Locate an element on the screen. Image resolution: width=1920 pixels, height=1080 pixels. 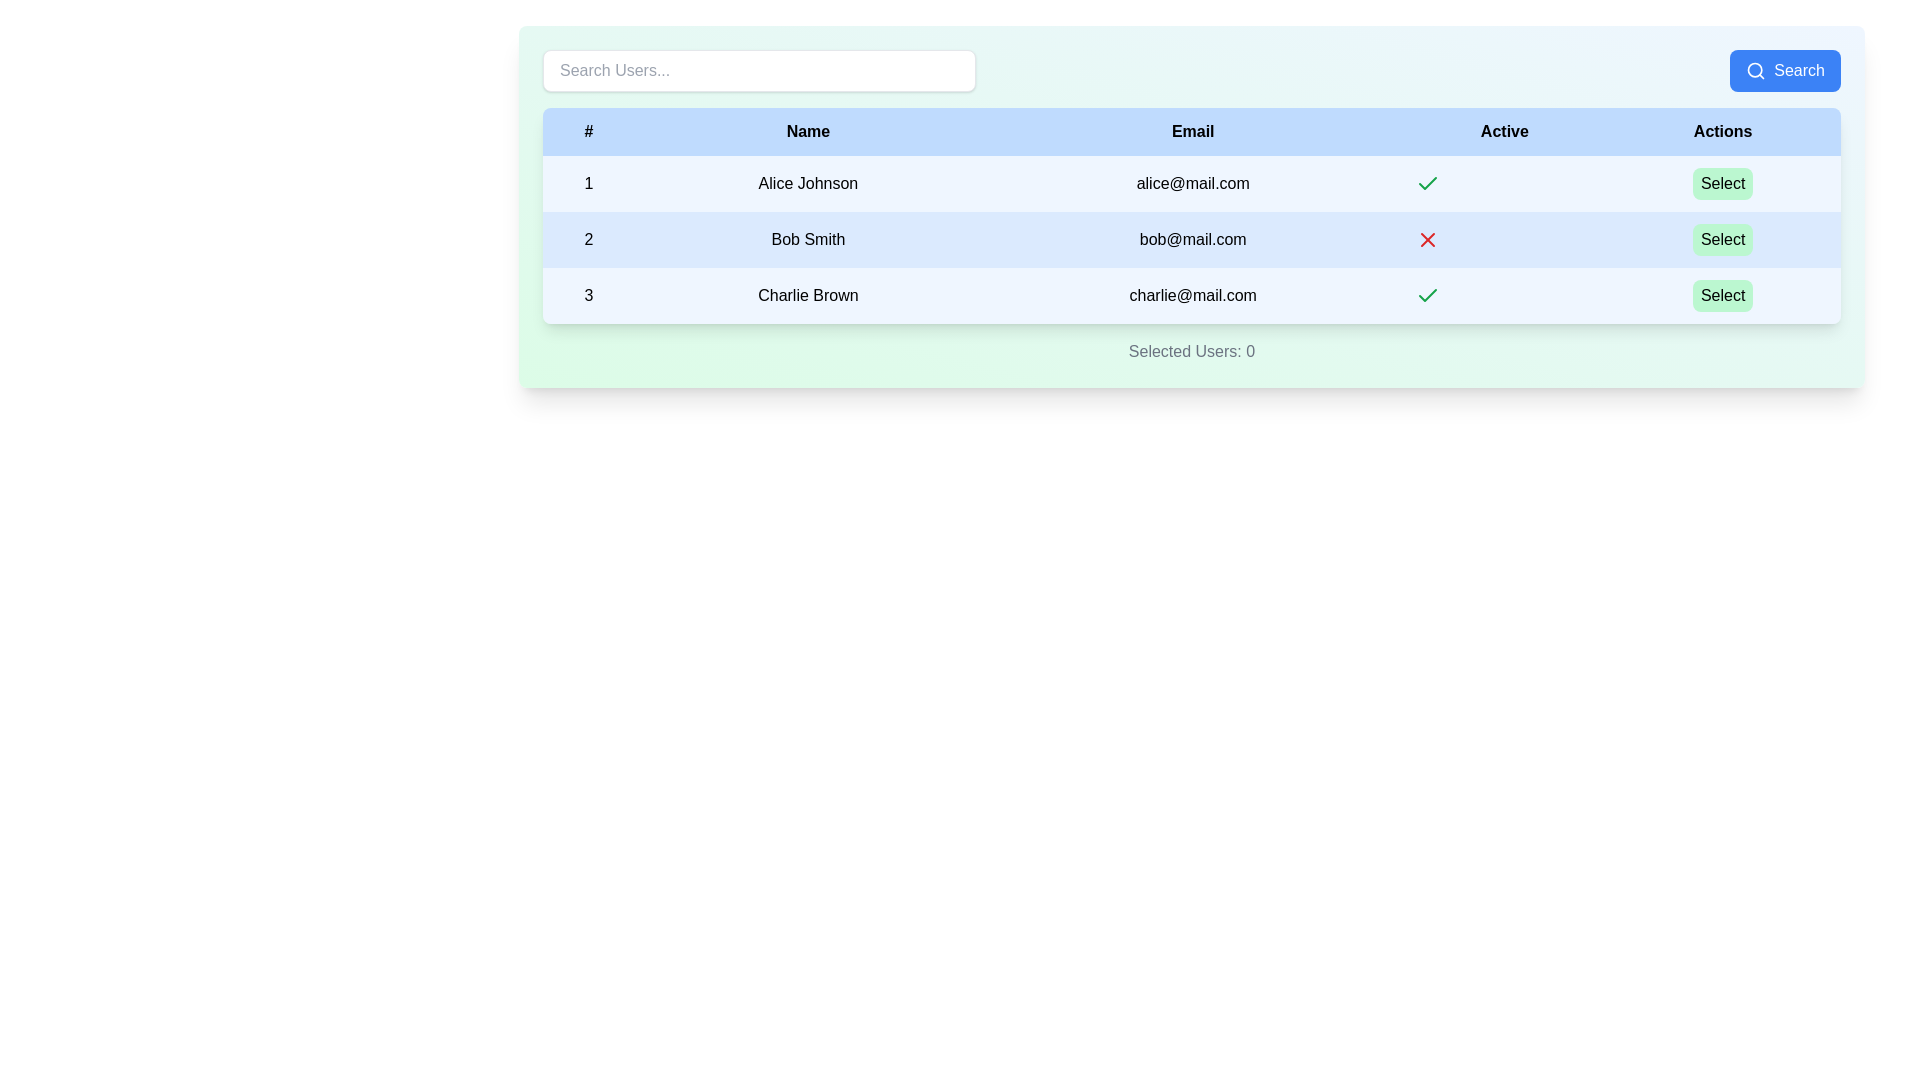
the 'Active' header cell in the table, which is the fourth cell in the header row located between the 'Email' and 'Actions' cells is located at coordinates (1504, 131).